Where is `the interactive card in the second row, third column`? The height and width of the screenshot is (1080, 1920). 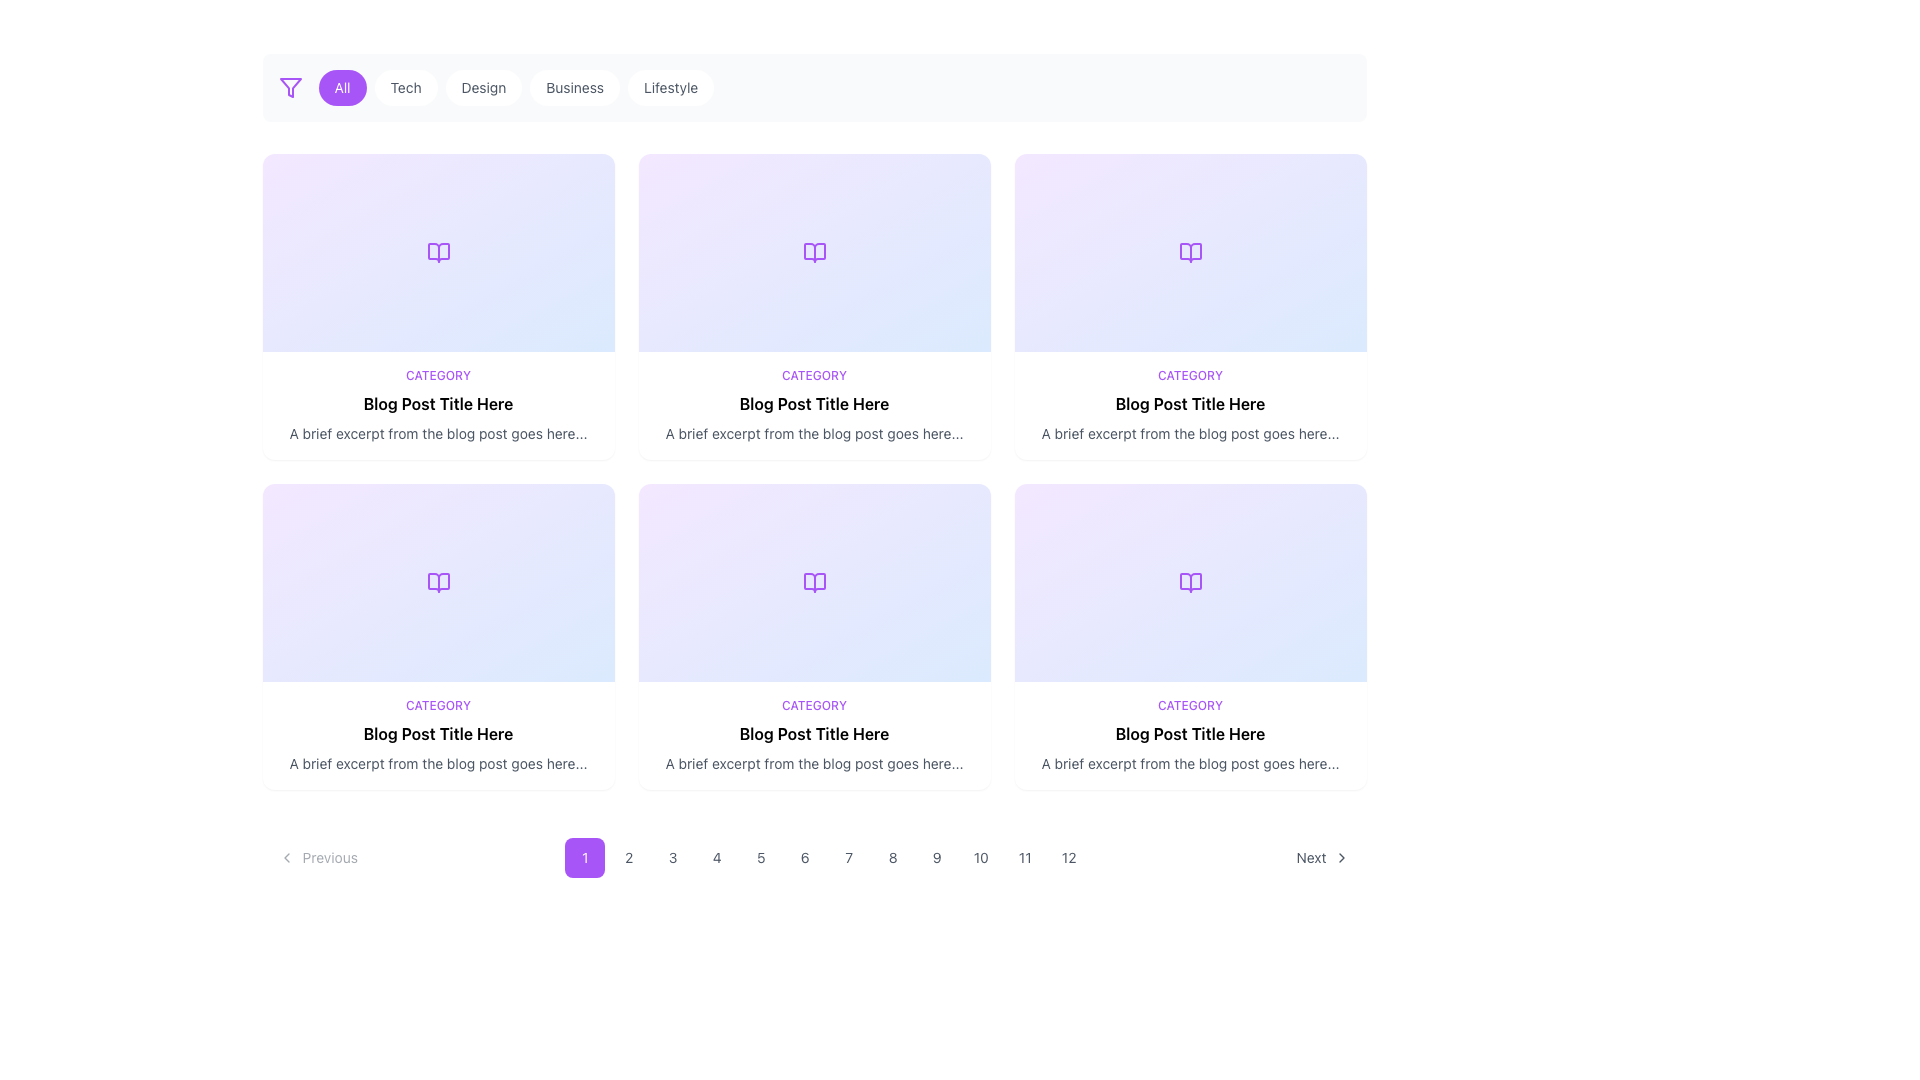
the interactive card in the second row, third column is located at coordinates (1190, 636).